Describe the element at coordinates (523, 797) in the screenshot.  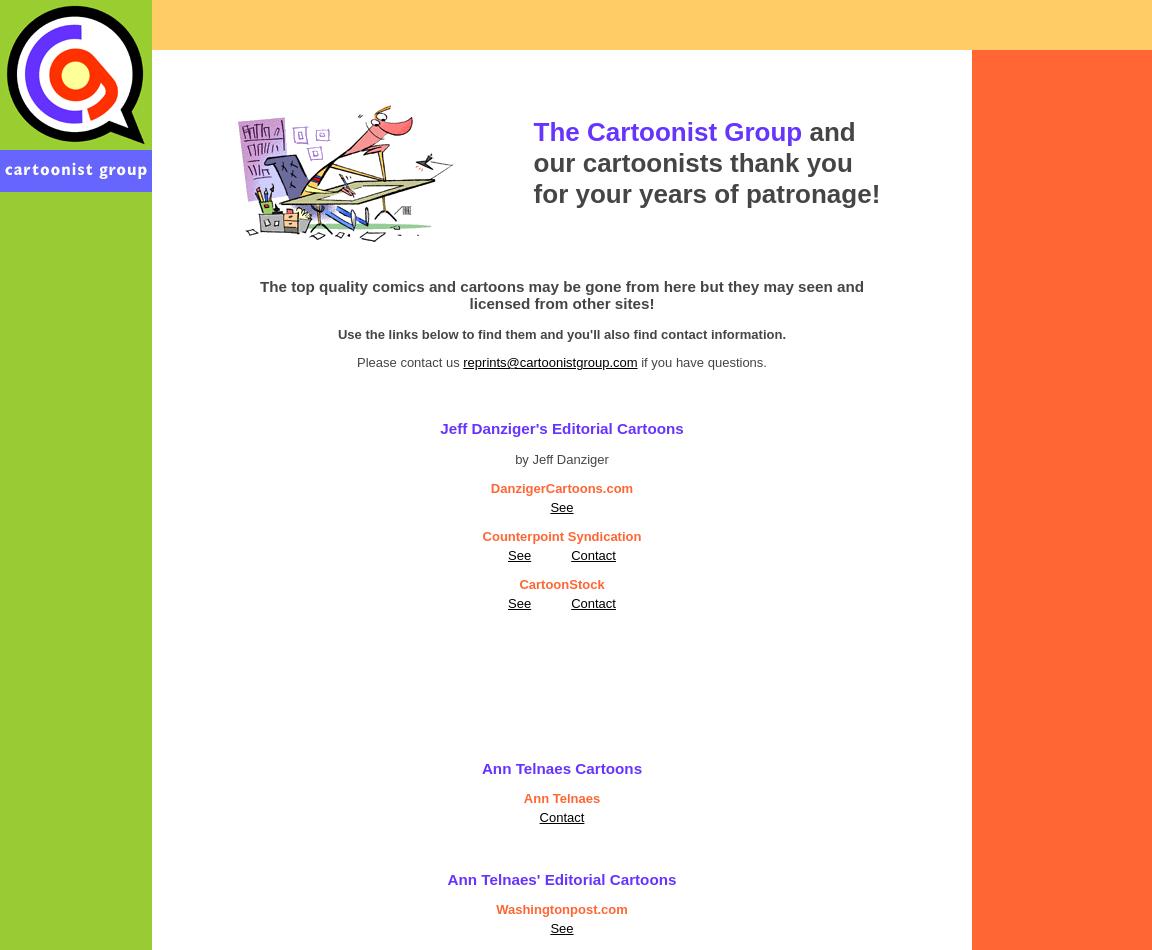
I see `'Ann Telnaes'` at that location.